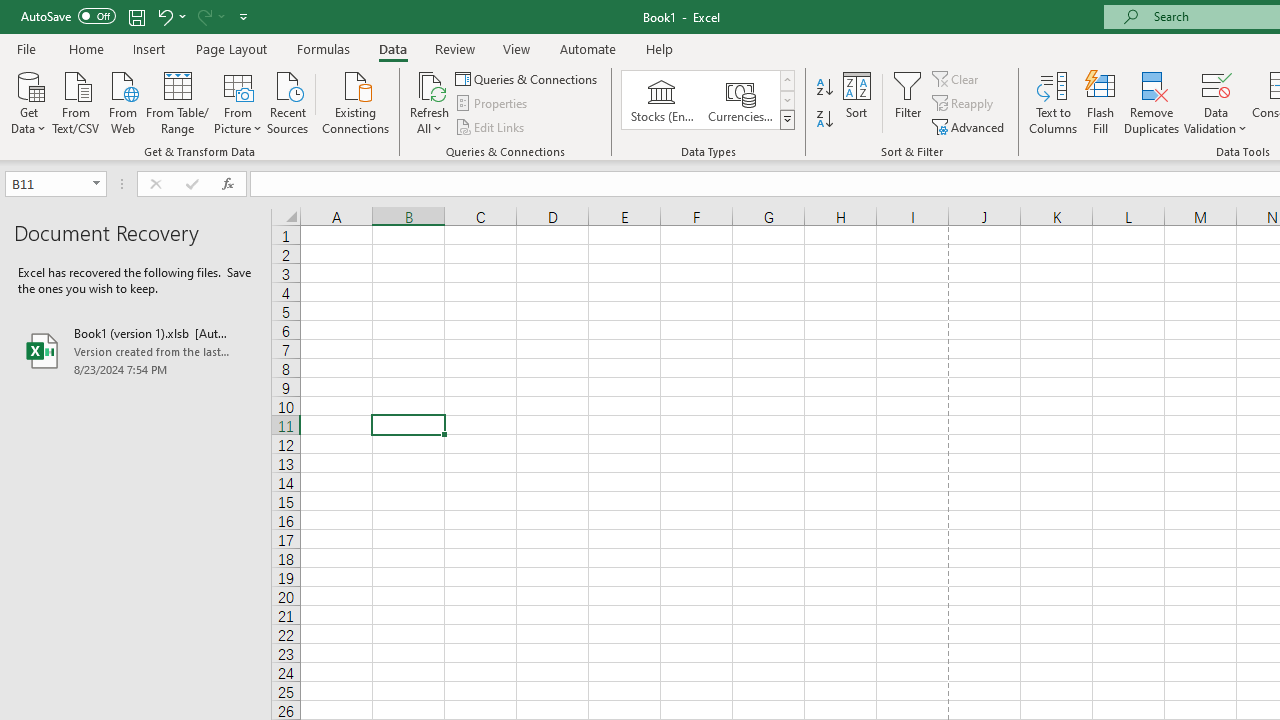  What do you see at coordinates (177, 101) in the screenshot?
I see `'From Table/Range'` at bounding box center [177, 101].